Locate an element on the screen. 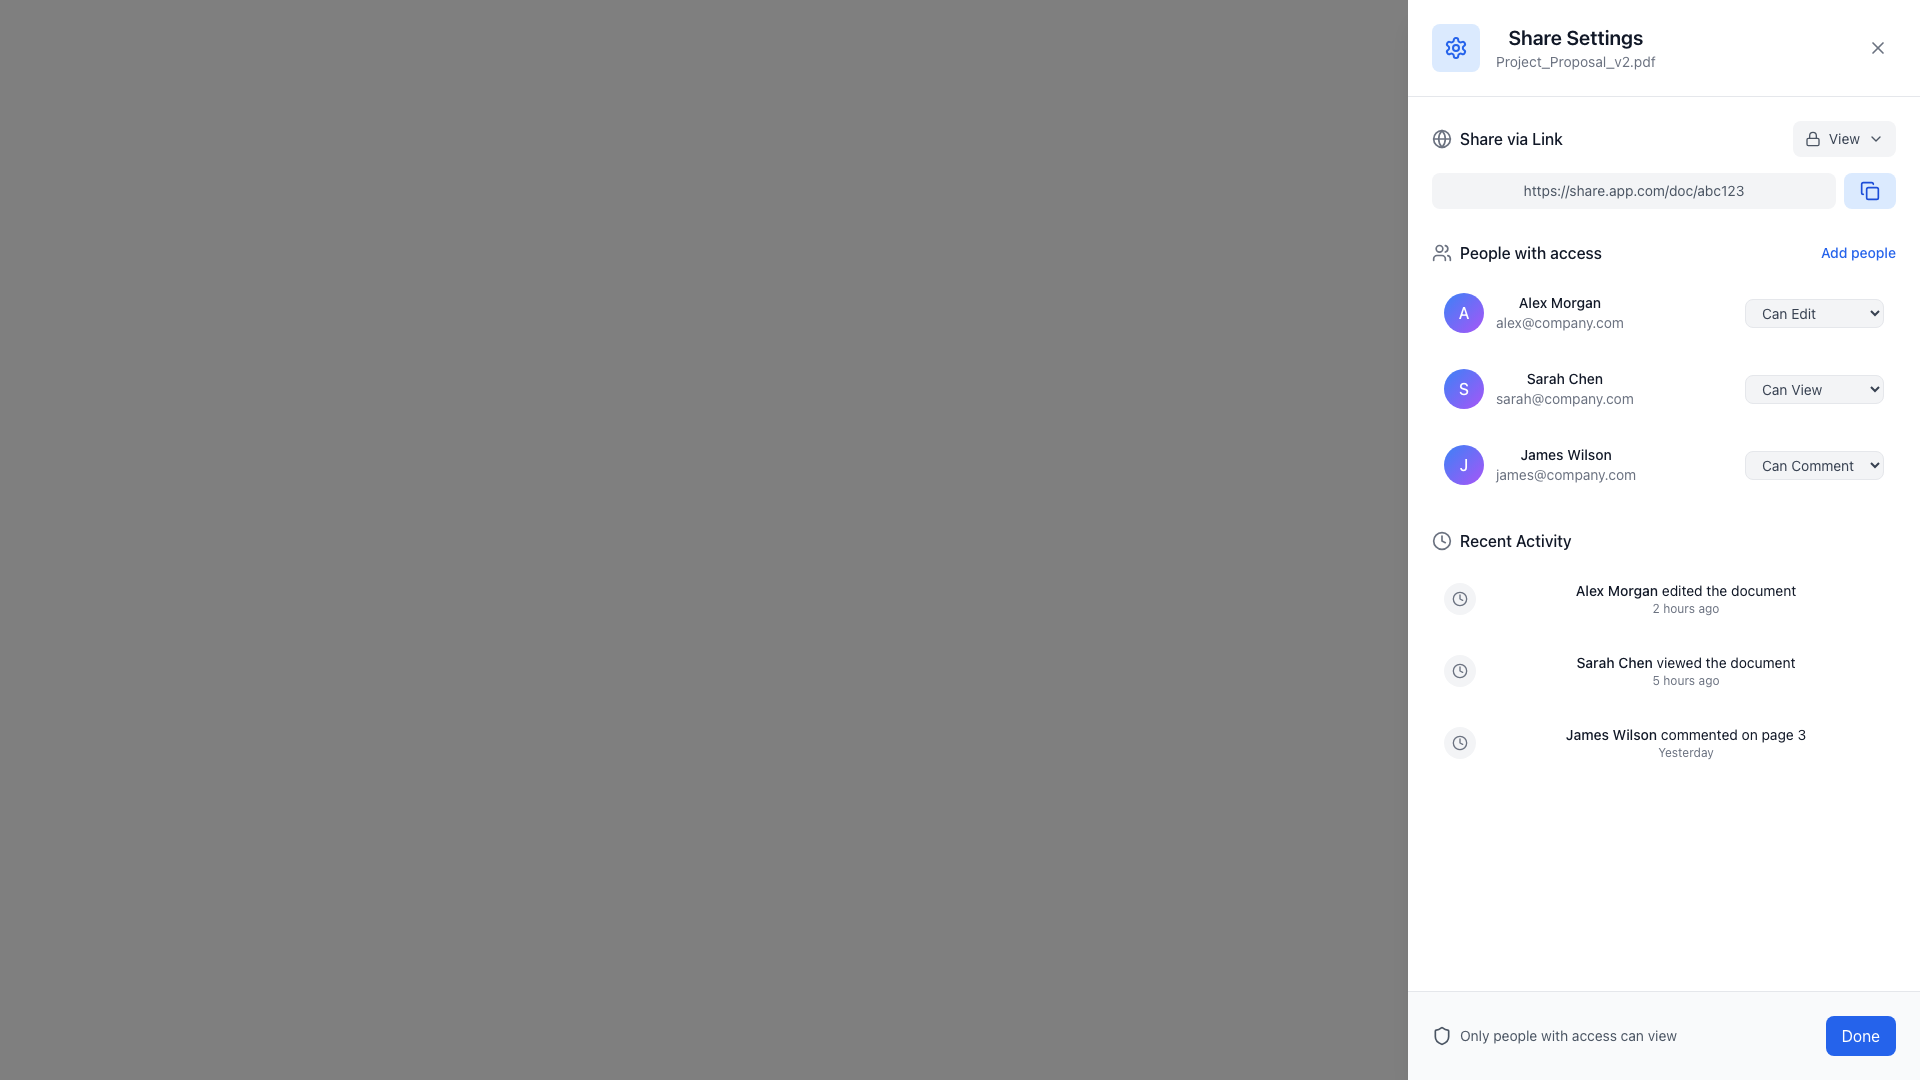 Image resolution: width=1920 pixels, height=1080 pixels. the static text label displaying the file name 'Project_Proposal_v2.pdf', which is located directly below the heading 'Share Settings' in the upper right section of the interface is located at coordinates (1574, 60).